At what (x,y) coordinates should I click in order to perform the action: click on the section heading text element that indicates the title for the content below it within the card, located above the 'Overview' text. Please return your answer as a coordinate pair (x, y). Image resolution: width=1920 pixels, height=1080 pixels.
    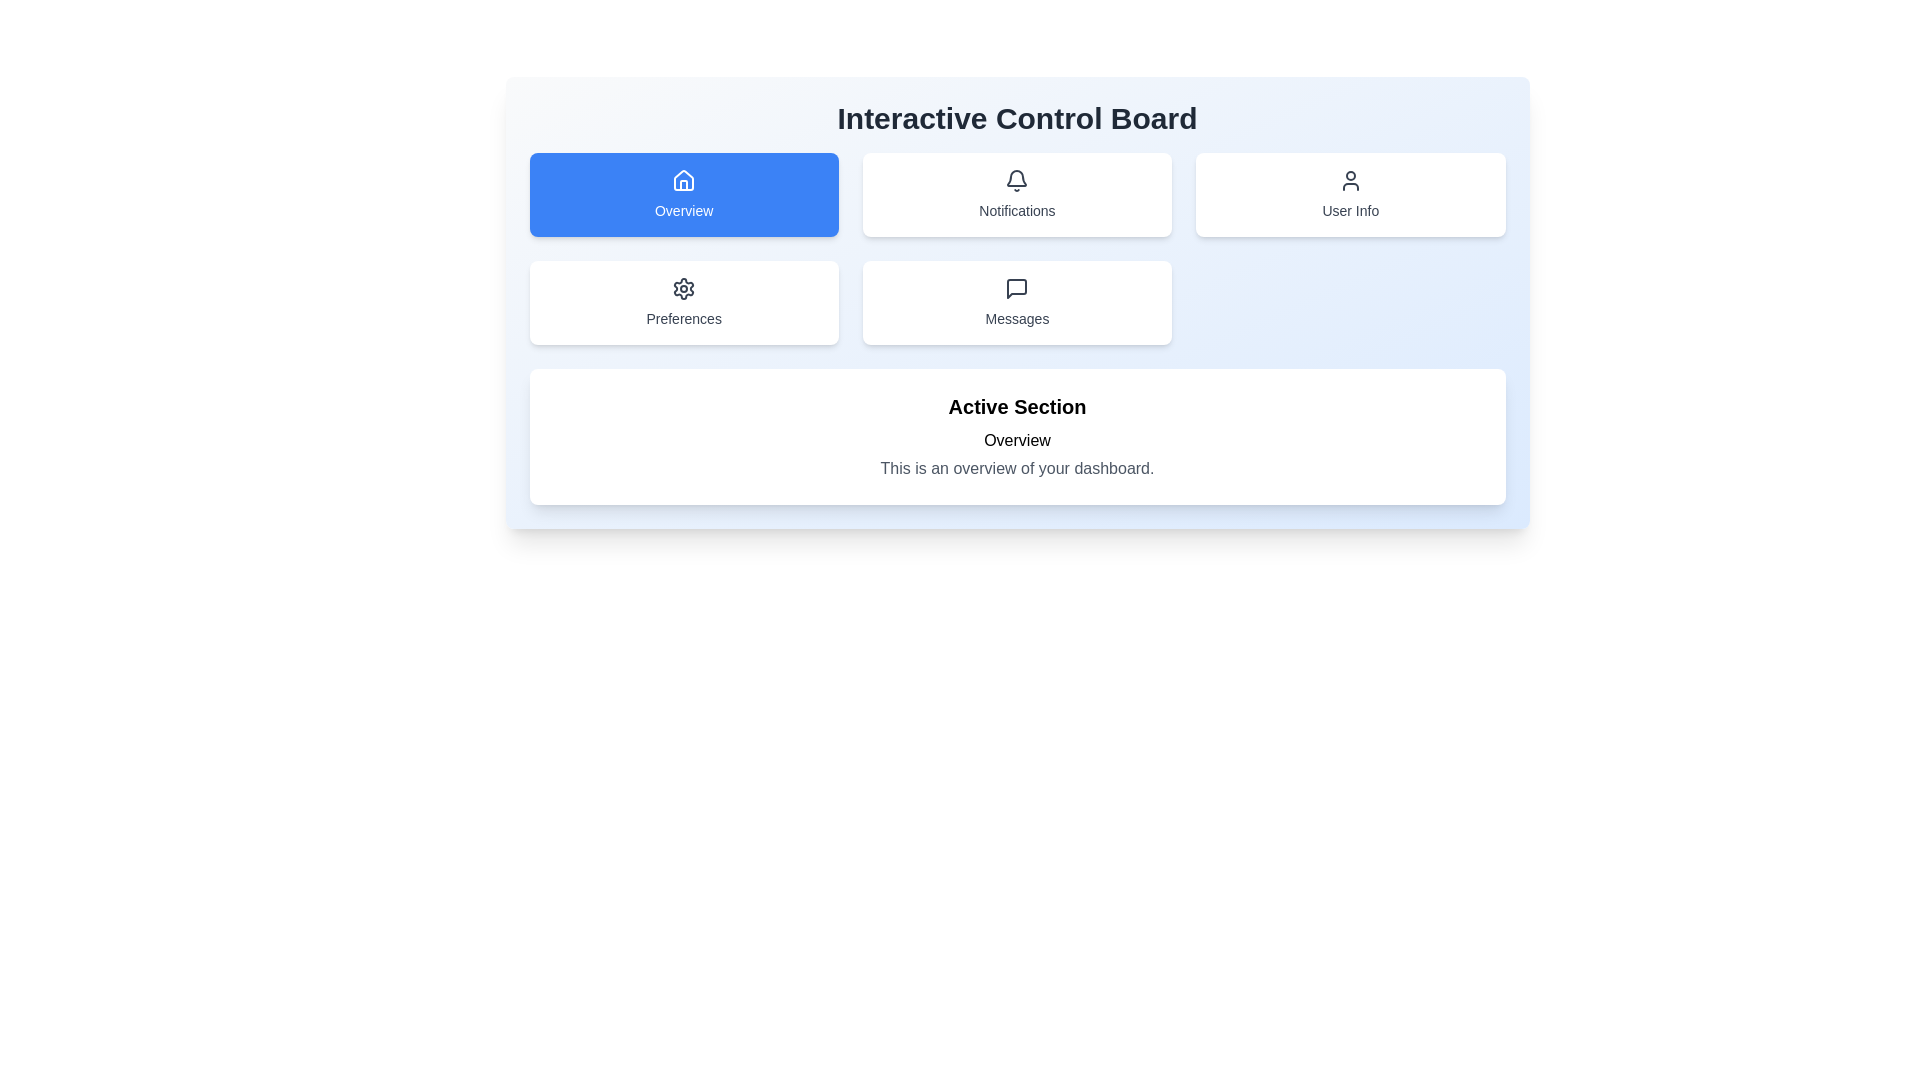
    Looking at the image, I should click on (1017, 406).